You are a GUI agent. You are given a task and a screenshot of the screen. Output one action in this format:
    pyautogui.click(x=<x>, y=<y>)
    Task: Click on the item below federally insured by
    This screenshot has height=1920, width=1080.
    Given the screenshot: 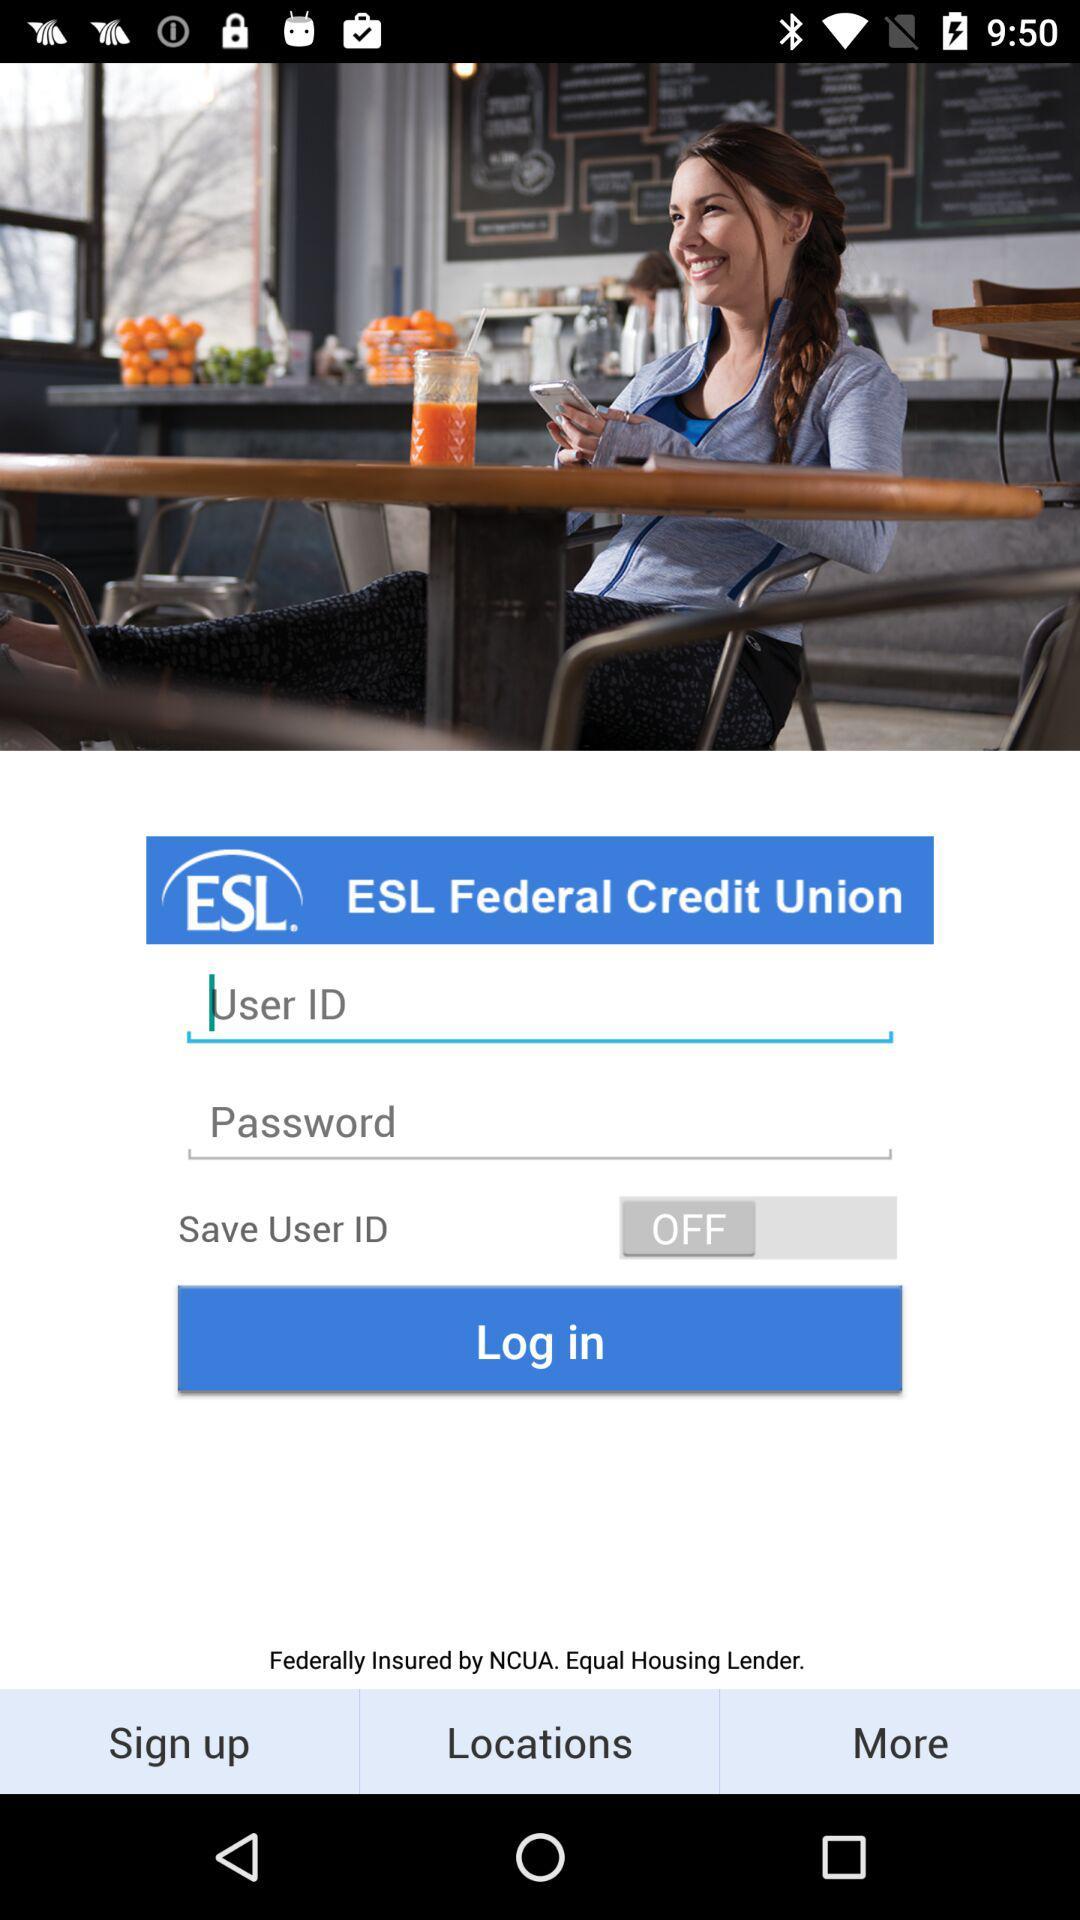 What is the action you would take?
    pyautogui.click(x=538, y=1740)
    